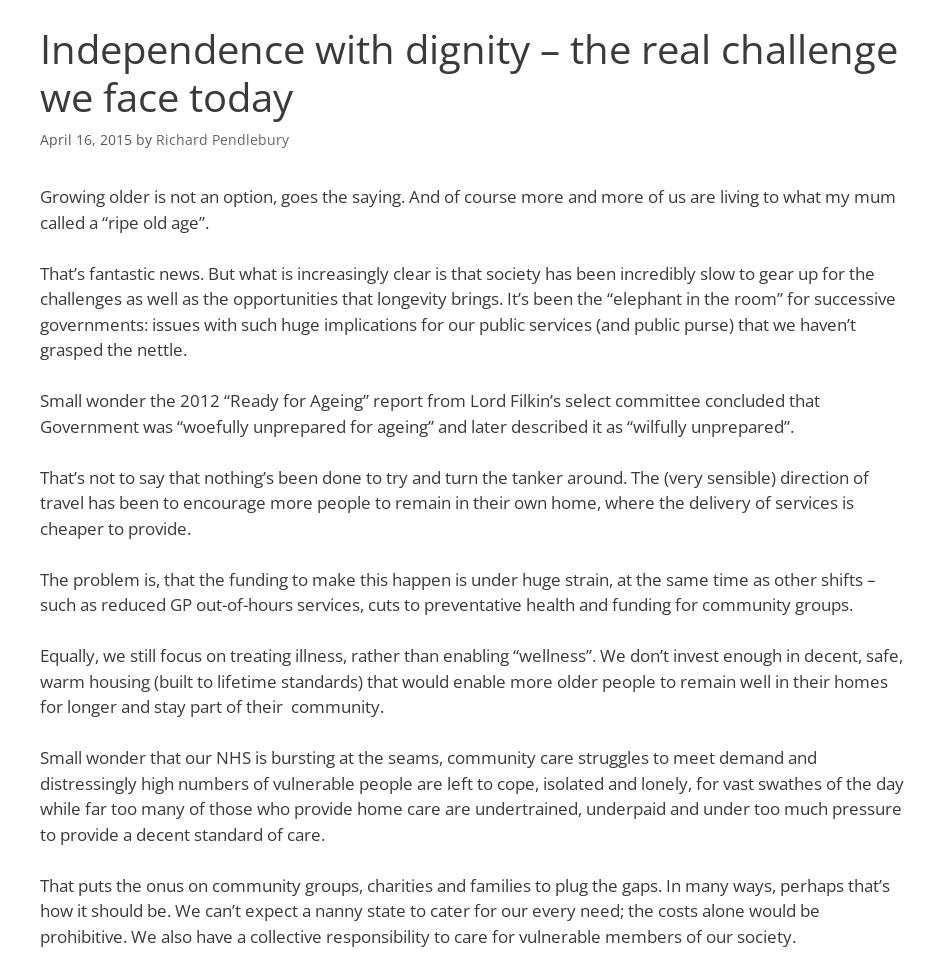 This screenshot has height=955, width=950. What do you see at coordinates (453, 502) in the screenshot?
I see `'That’s not to say that nothing’s been done to try and turn the tanker around. The (very sensible) direction of travel has been to encourage more people to remain in their own home, where the delivery of services is cheaper to provide.'` at bounding box center [453, 502].